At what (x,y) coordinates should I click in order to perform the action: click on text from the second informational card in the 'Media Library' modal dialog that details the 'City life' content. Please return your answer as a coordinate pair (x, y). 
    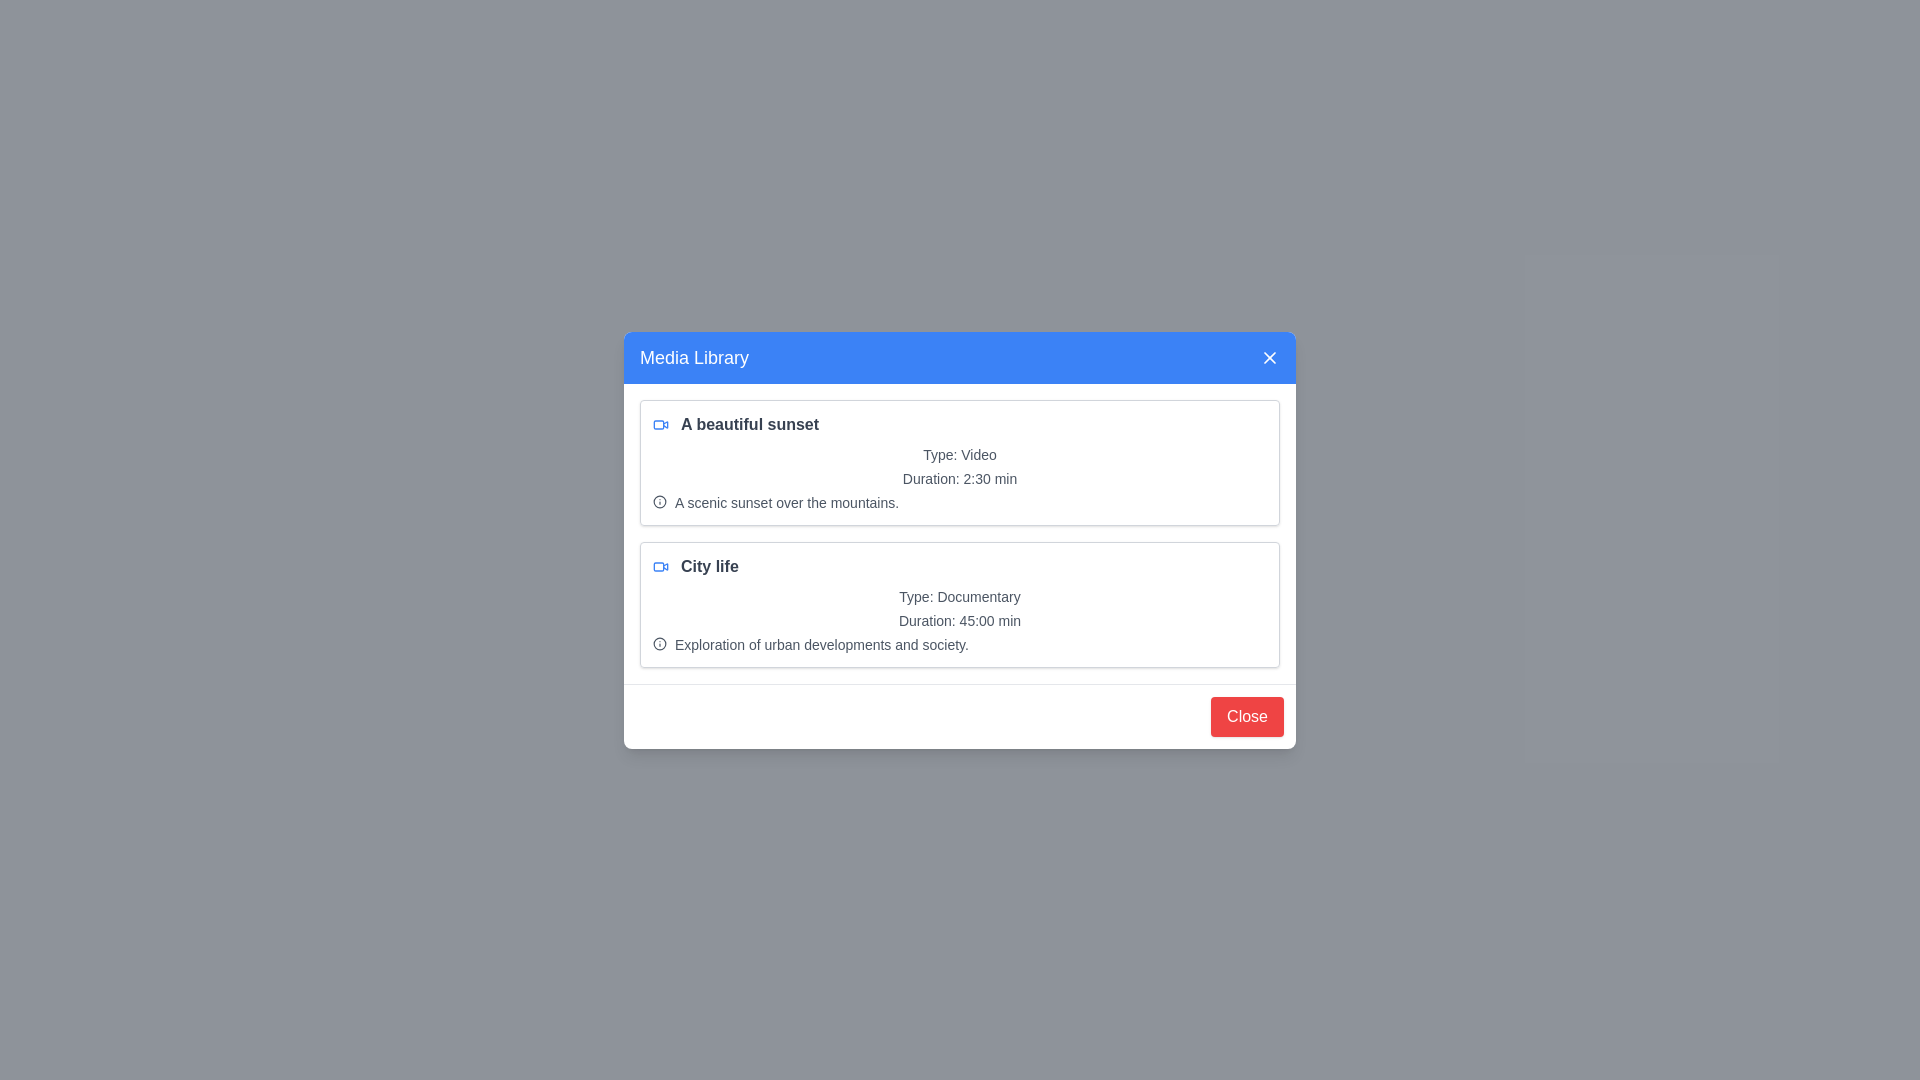
    Looking at the image, I should click on (960, 603).